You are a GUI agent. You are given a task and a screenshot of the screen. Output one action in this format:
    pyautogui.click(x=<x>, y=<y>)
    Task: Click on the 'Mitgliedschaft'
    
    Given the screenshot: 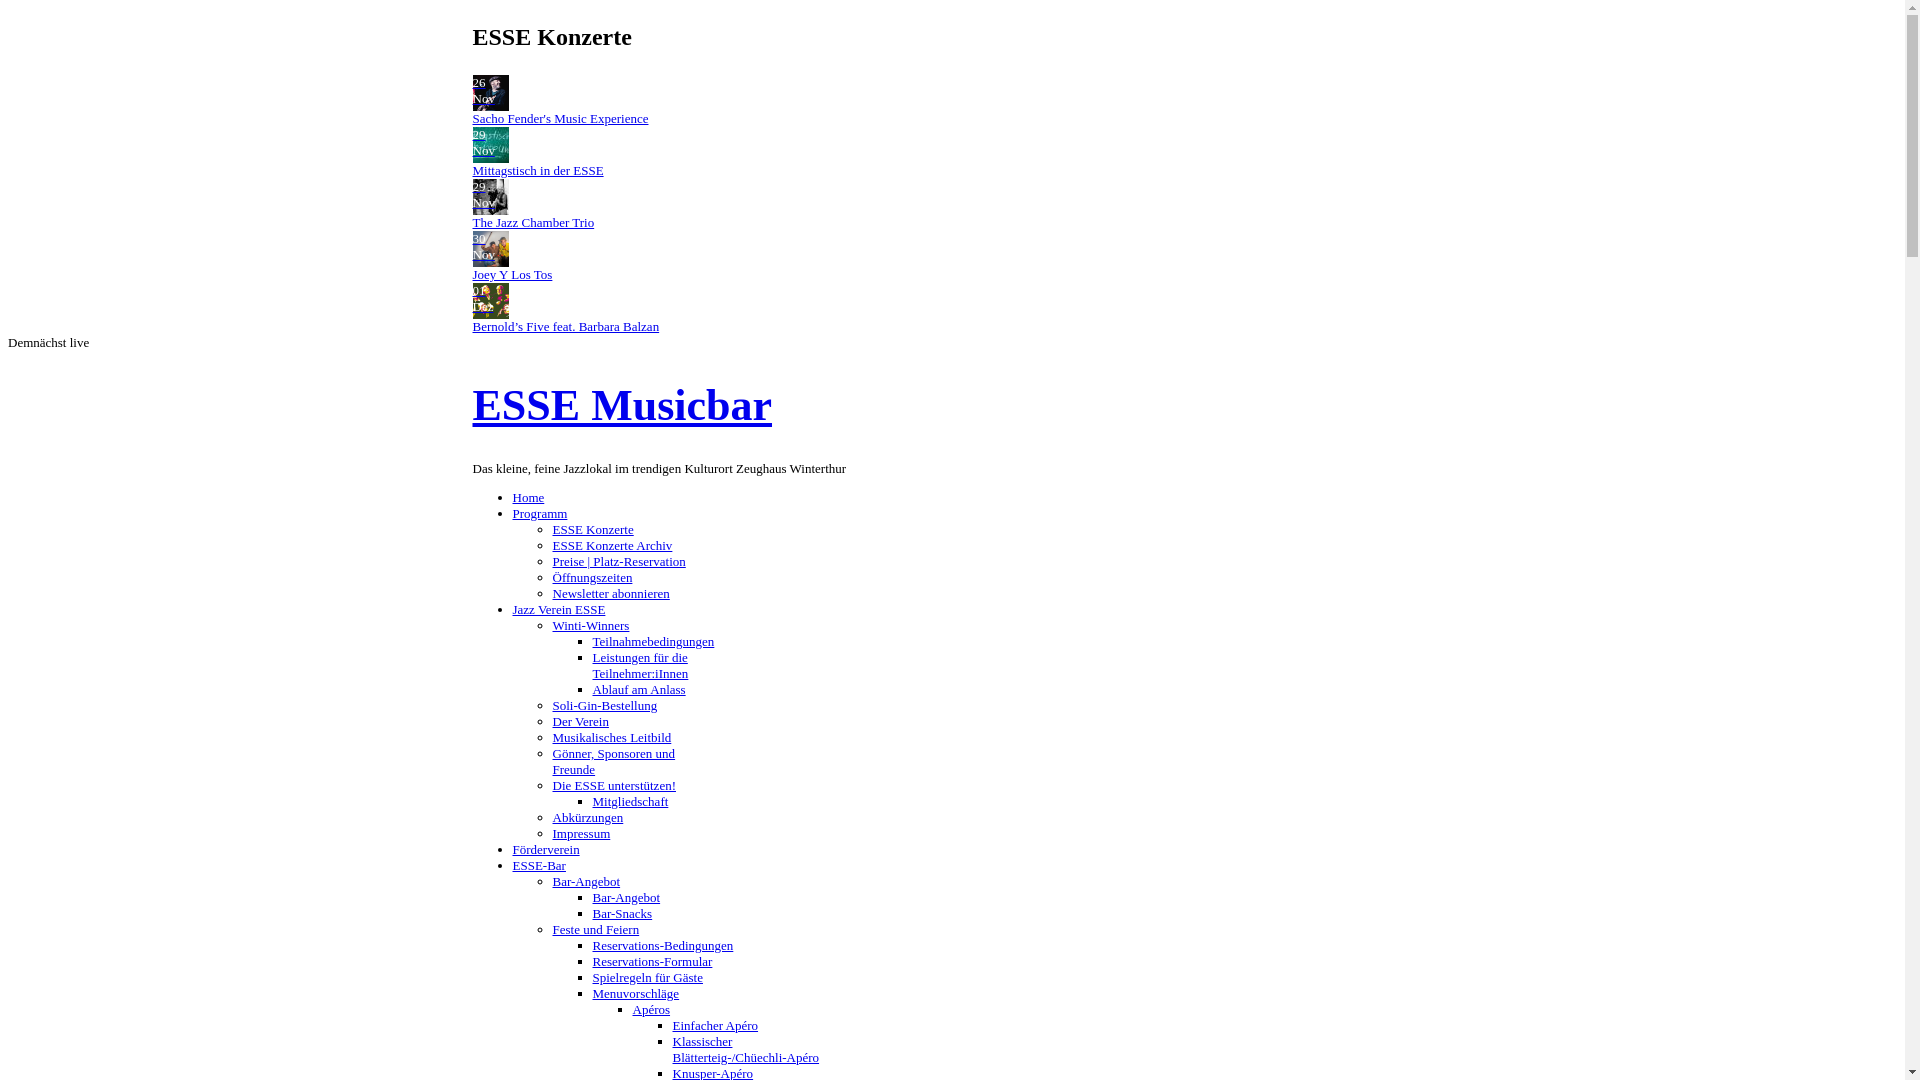 What is the action you would take?
    pyautogui.click(x=628, y=800)
    